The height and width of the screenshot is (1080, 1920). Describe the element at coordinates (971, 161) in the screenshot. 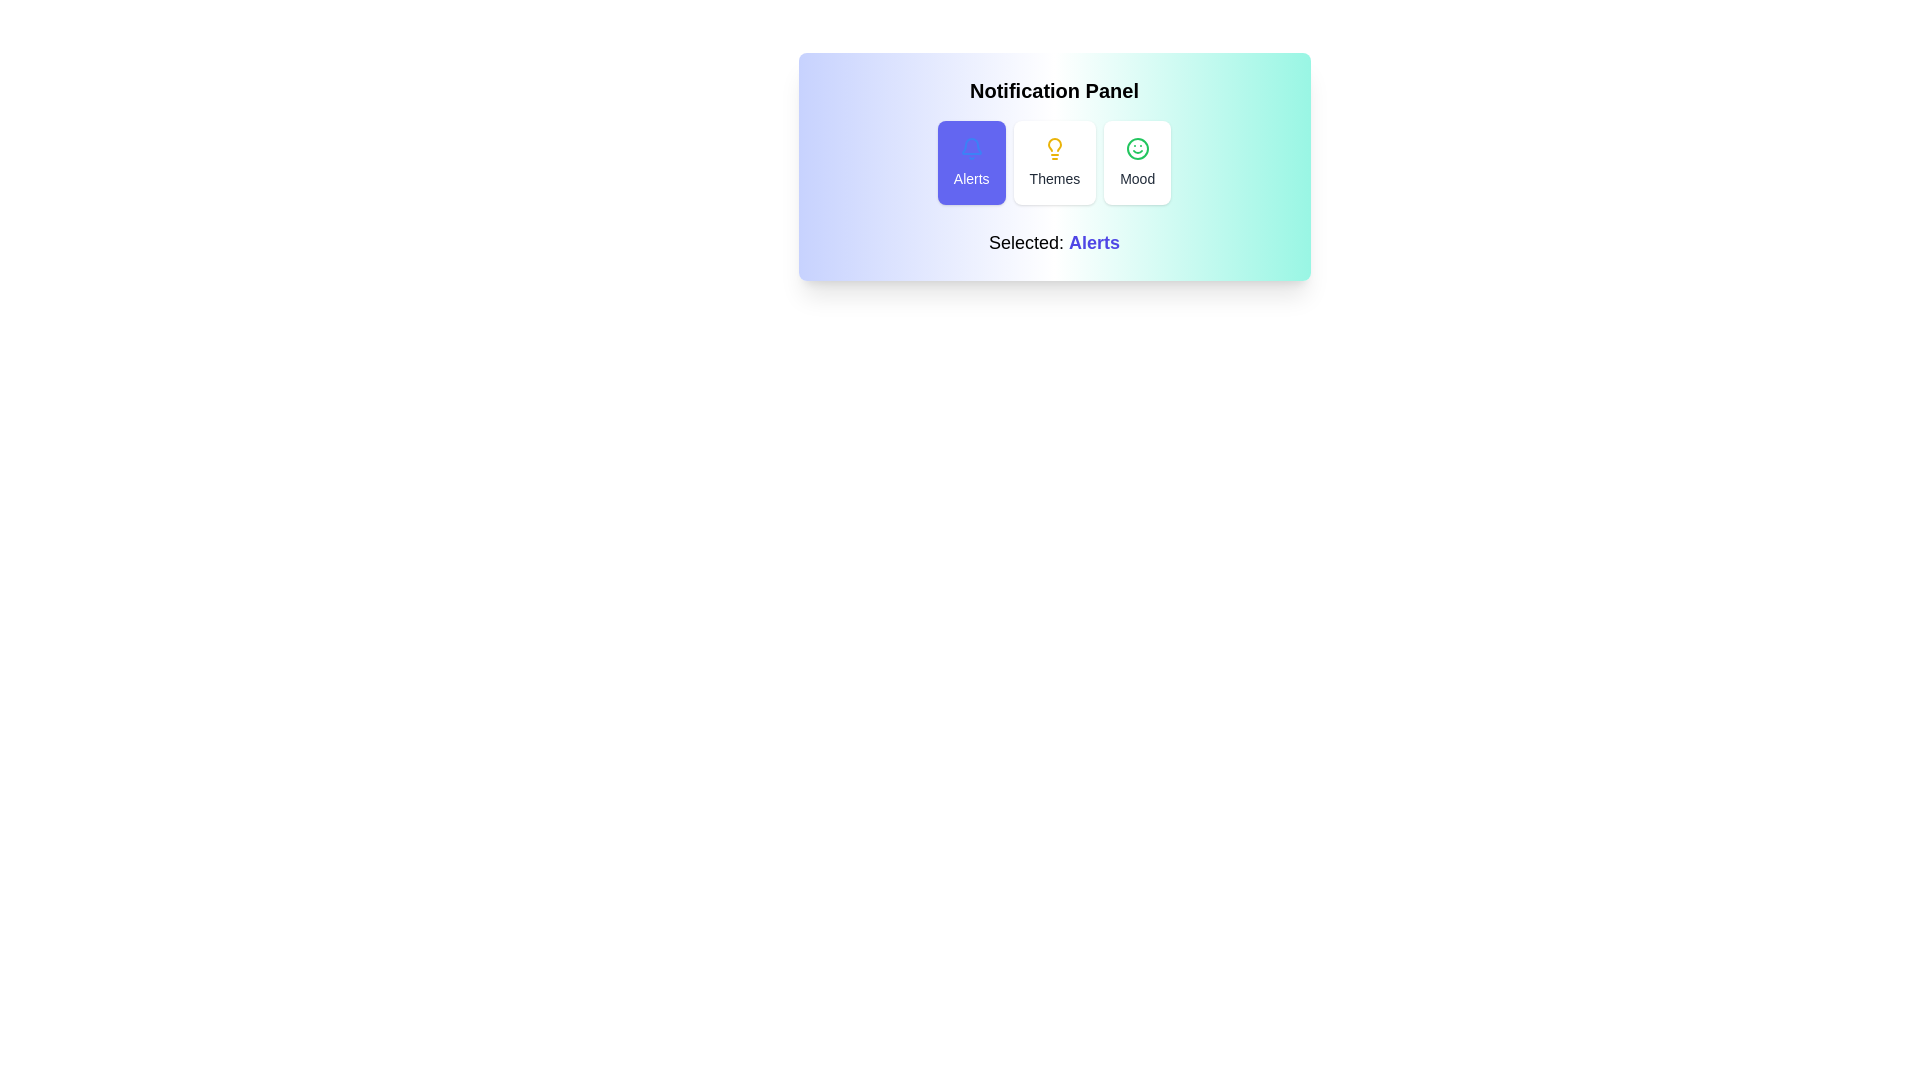

I see `the Alerts button in the notification panel` at that location.